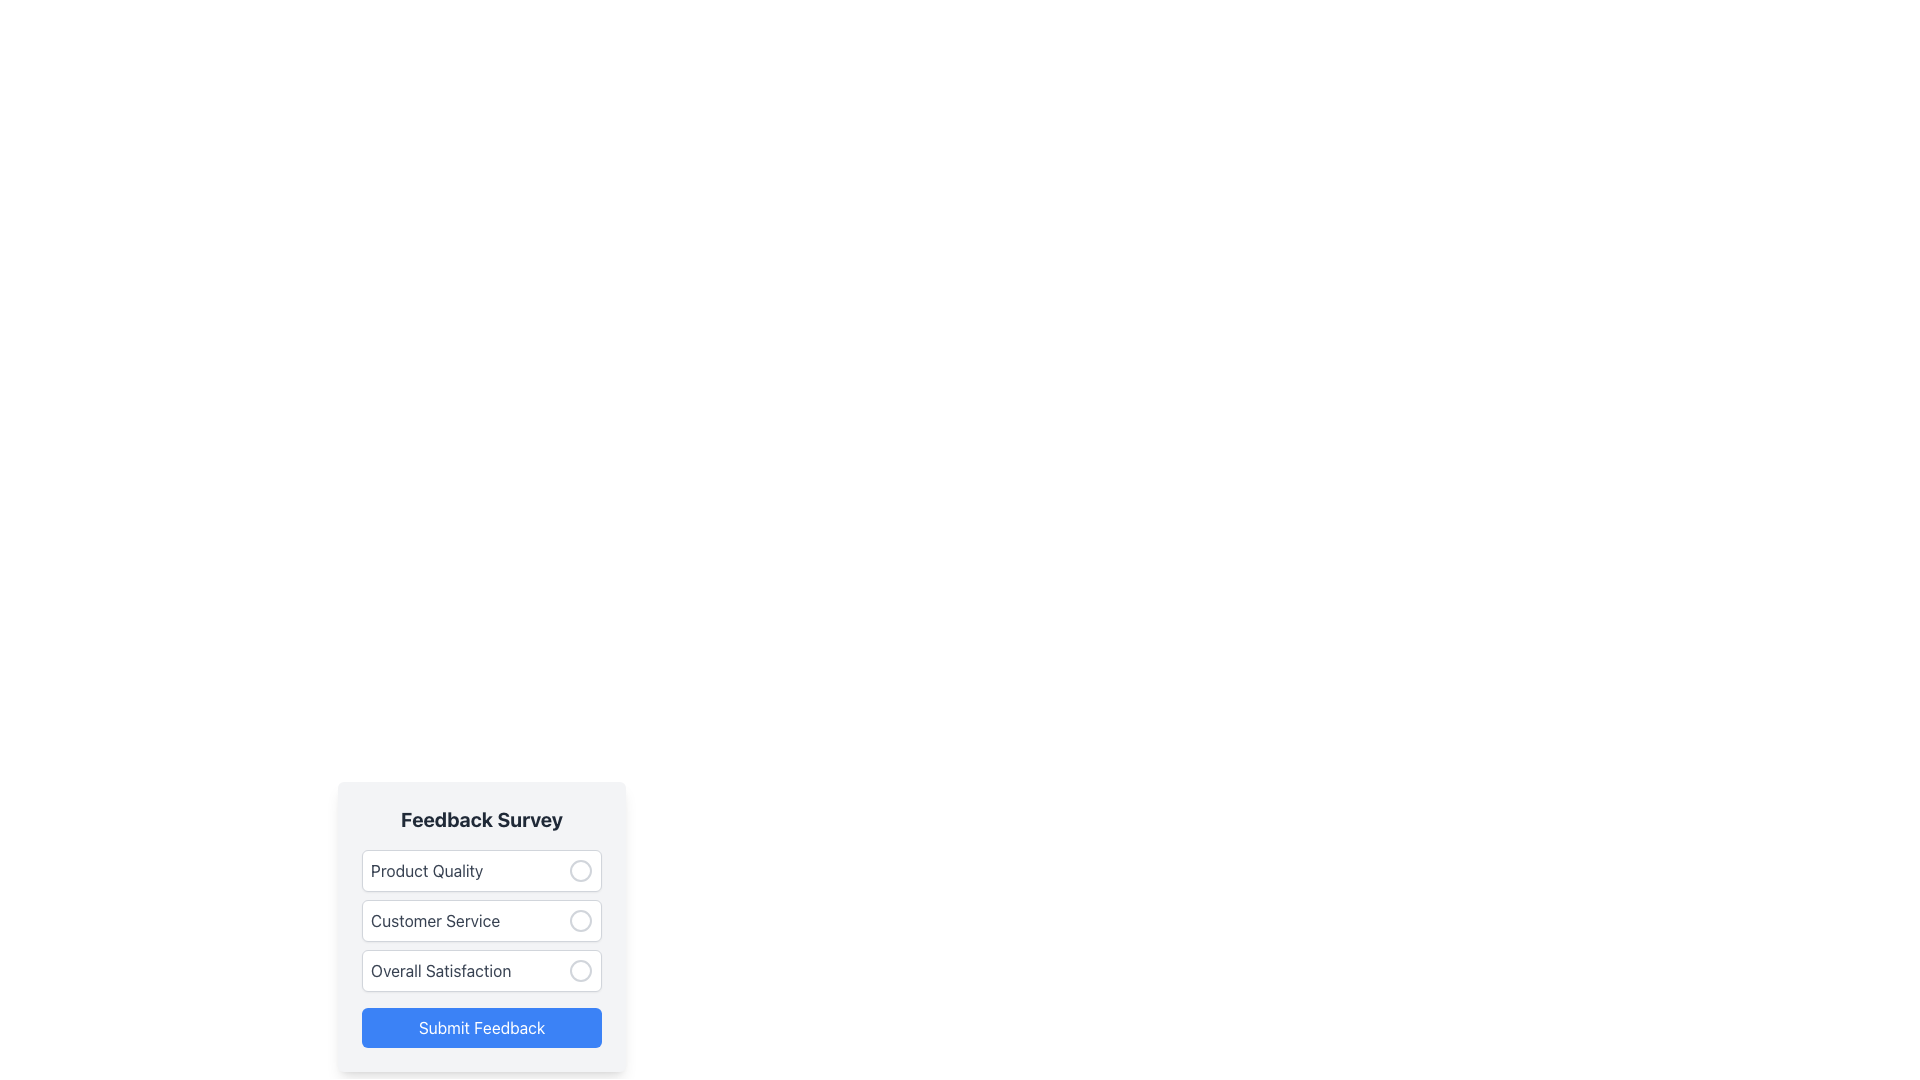 The width and height of the screenshot is (1920, 1080). Describe the element at coordinates (579, 870) in the screenshot. I see `the circular radio button with a gray stroke located to the right of the 'Product Quality' text in the feedback survey interface` at that location.